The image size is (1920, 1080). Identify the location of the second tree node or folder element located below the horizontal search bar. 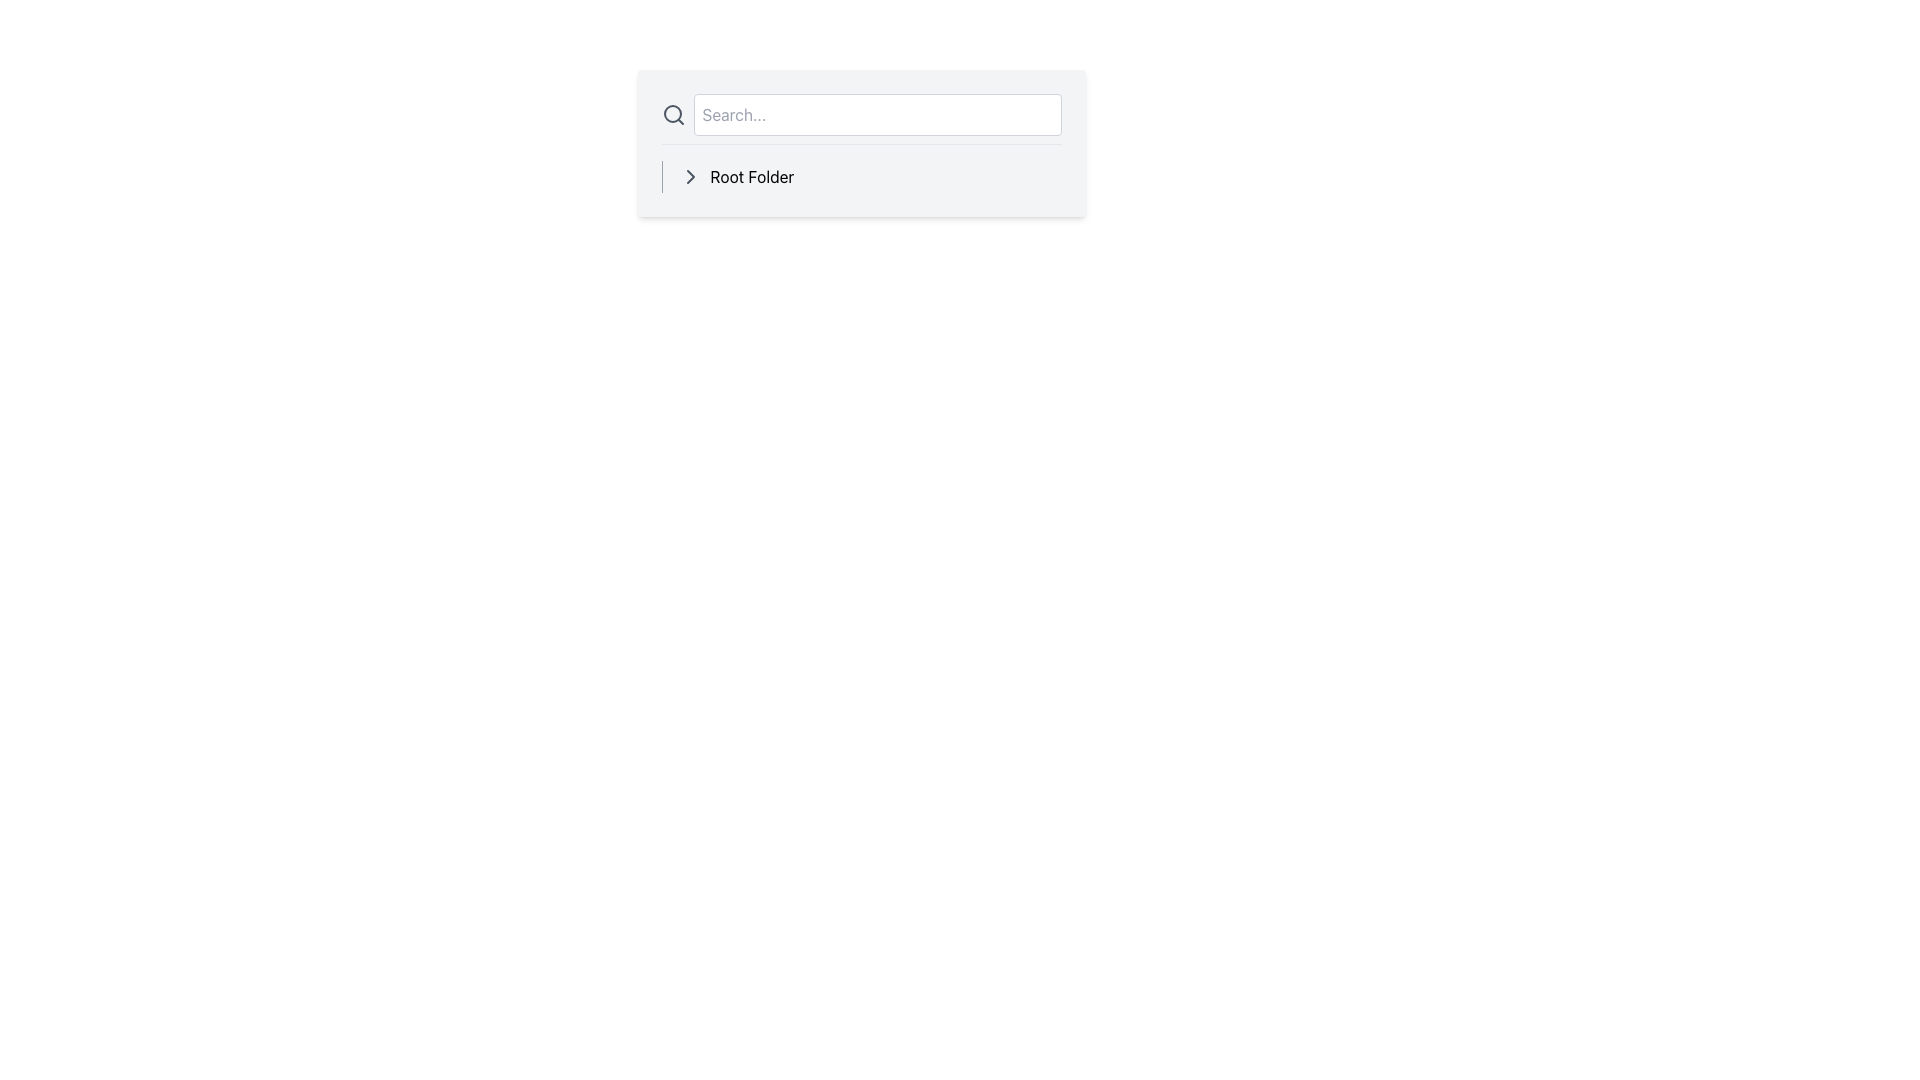
(861, 176).